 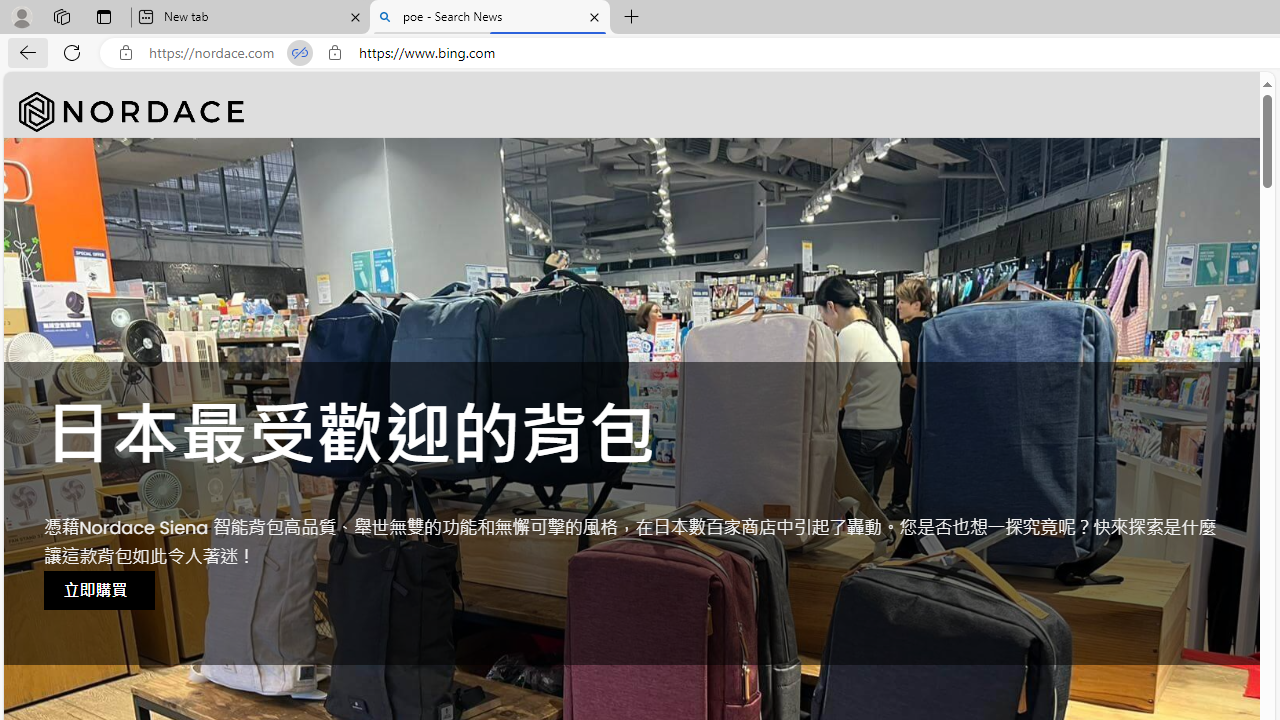 I want to click on 'Tabs in split screen', so click(x=299, y=52).